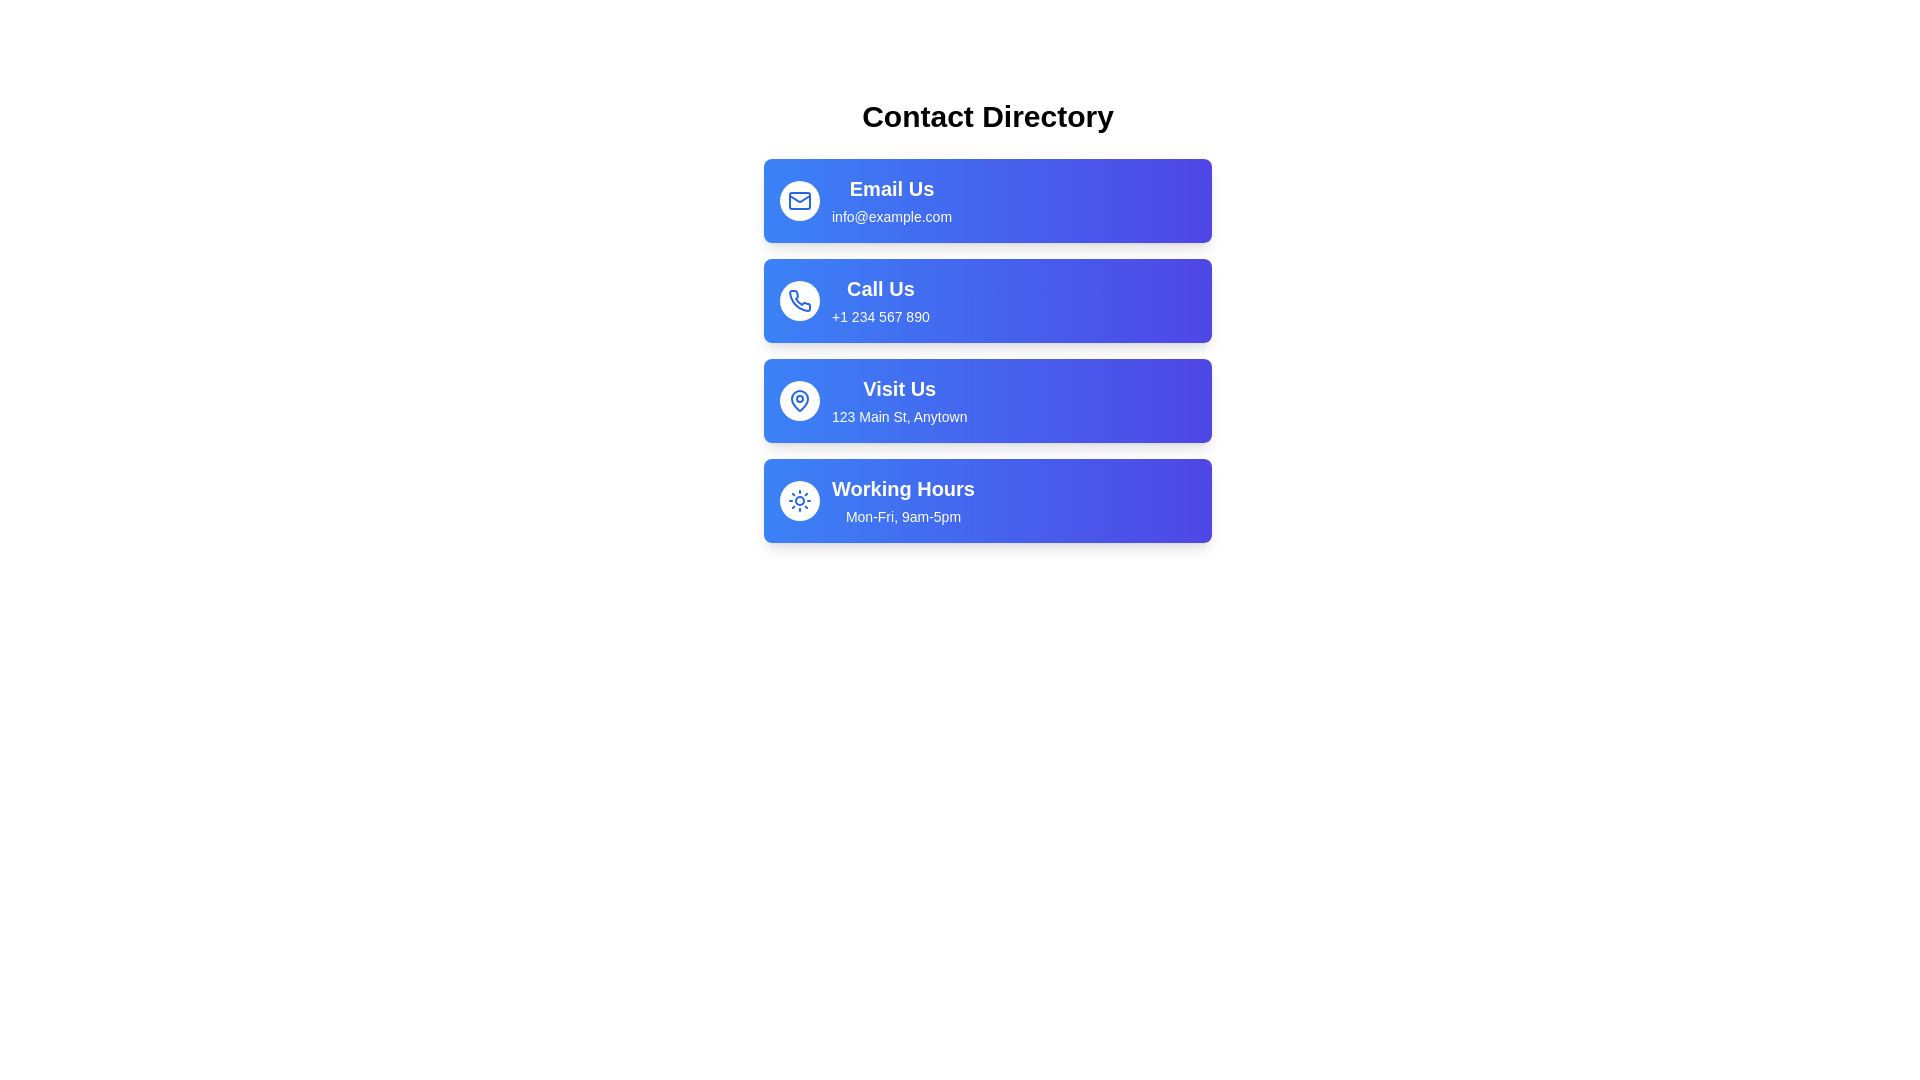  I want to click on the static text label component that introduces the phone number information in the second blue card of the contact options, so click(880, 289).